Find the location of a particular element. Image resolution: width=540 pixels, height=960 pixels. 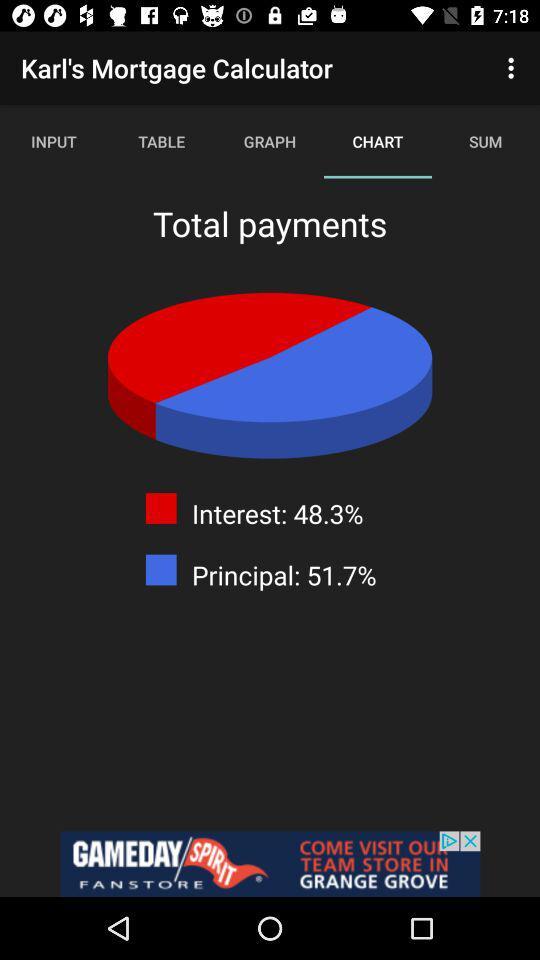

open advertisement is located at coordinates (270, 863).